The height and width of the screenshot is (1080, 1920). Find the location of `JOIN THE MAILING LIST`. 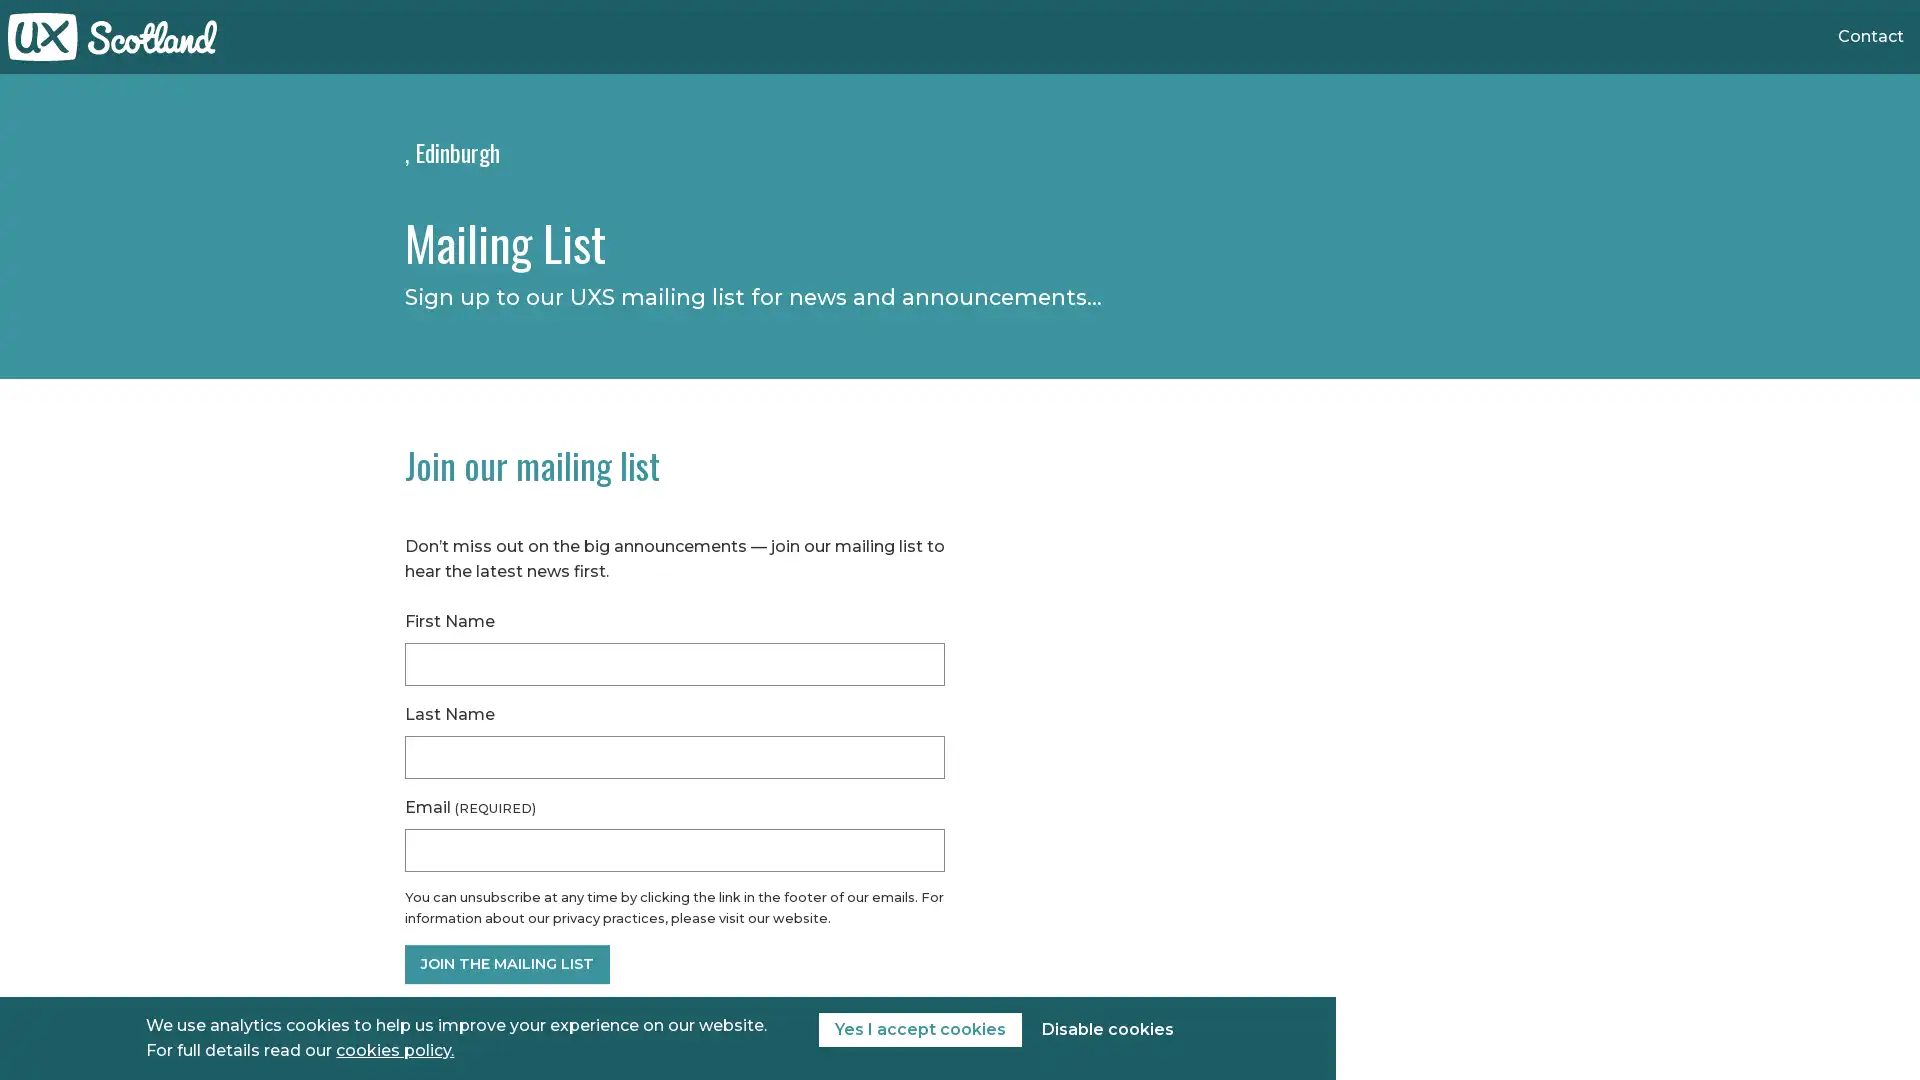

JOIN THE MAILING LIST is located at coordinates (507, 963).